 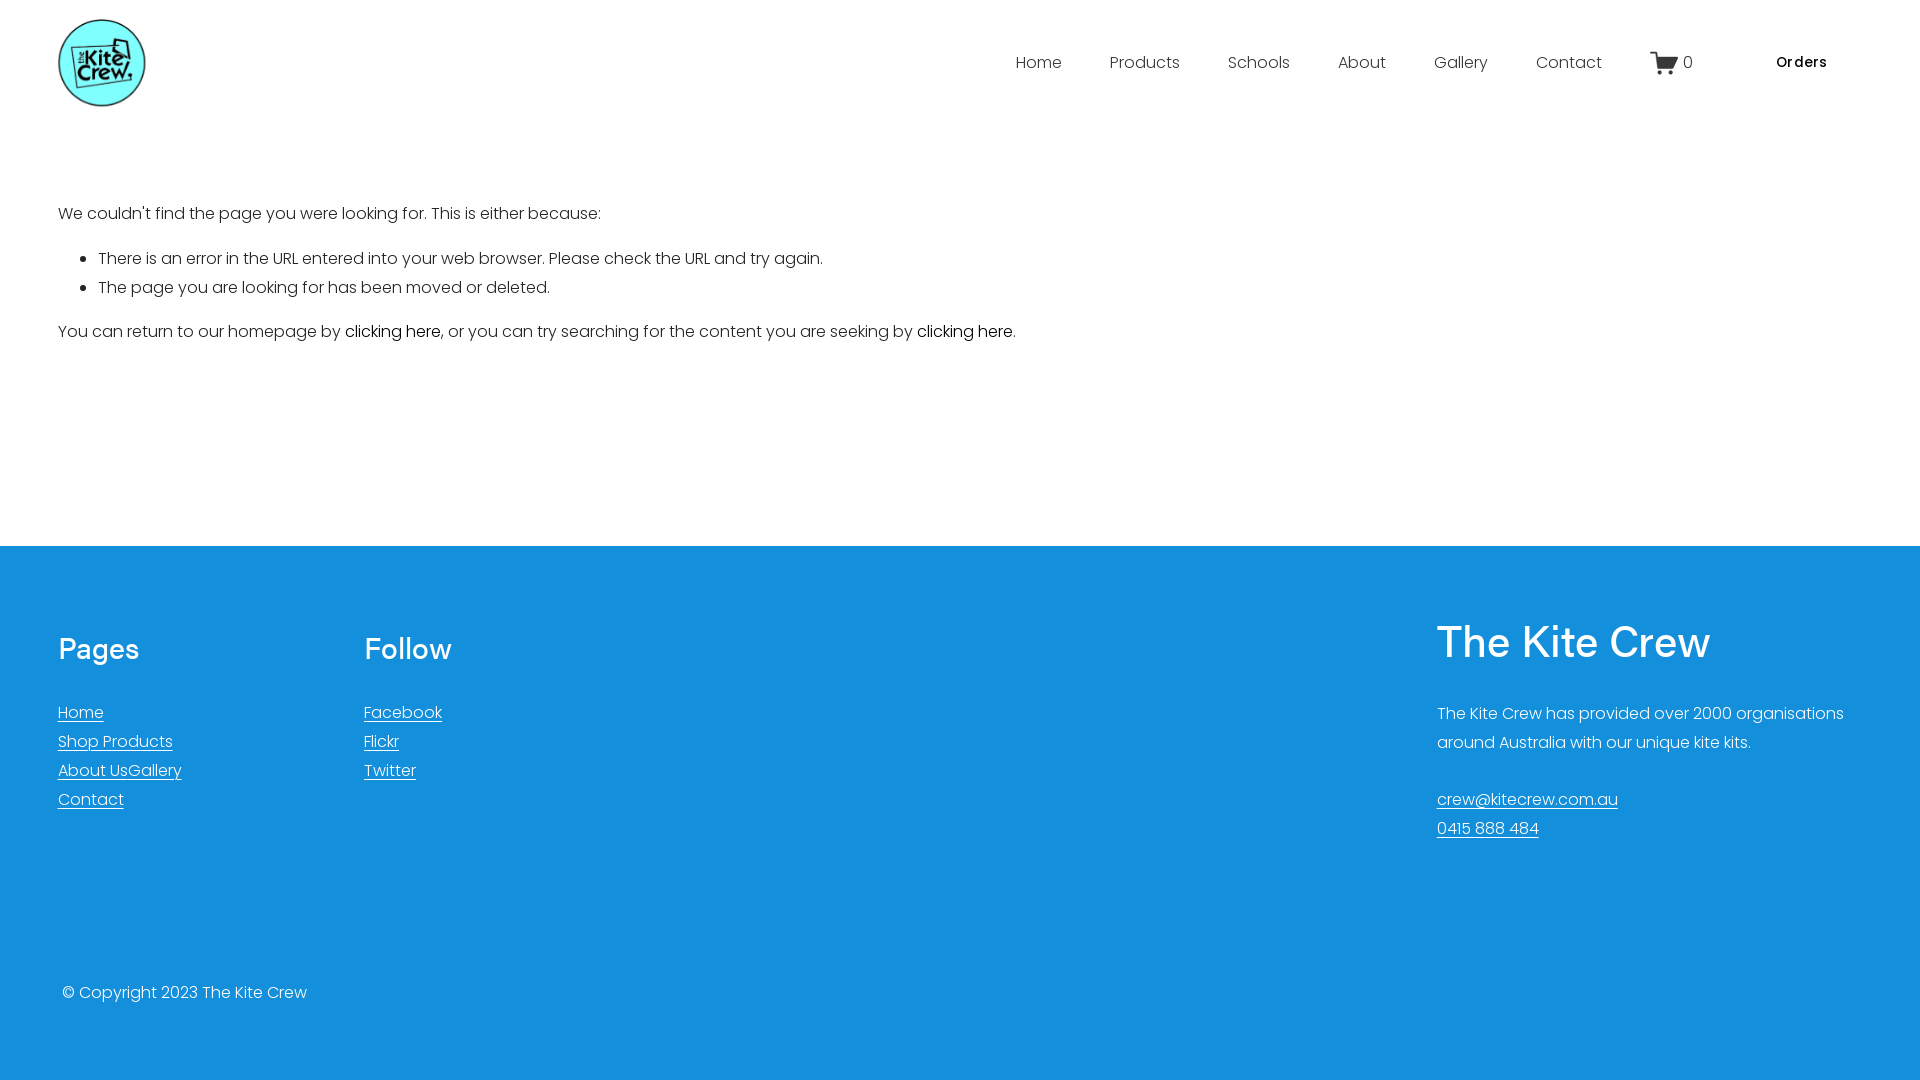 What do you see at coordinates (1145, 61) in the screenshot?
I see `'Products'` at bounding box center [1145, 61].